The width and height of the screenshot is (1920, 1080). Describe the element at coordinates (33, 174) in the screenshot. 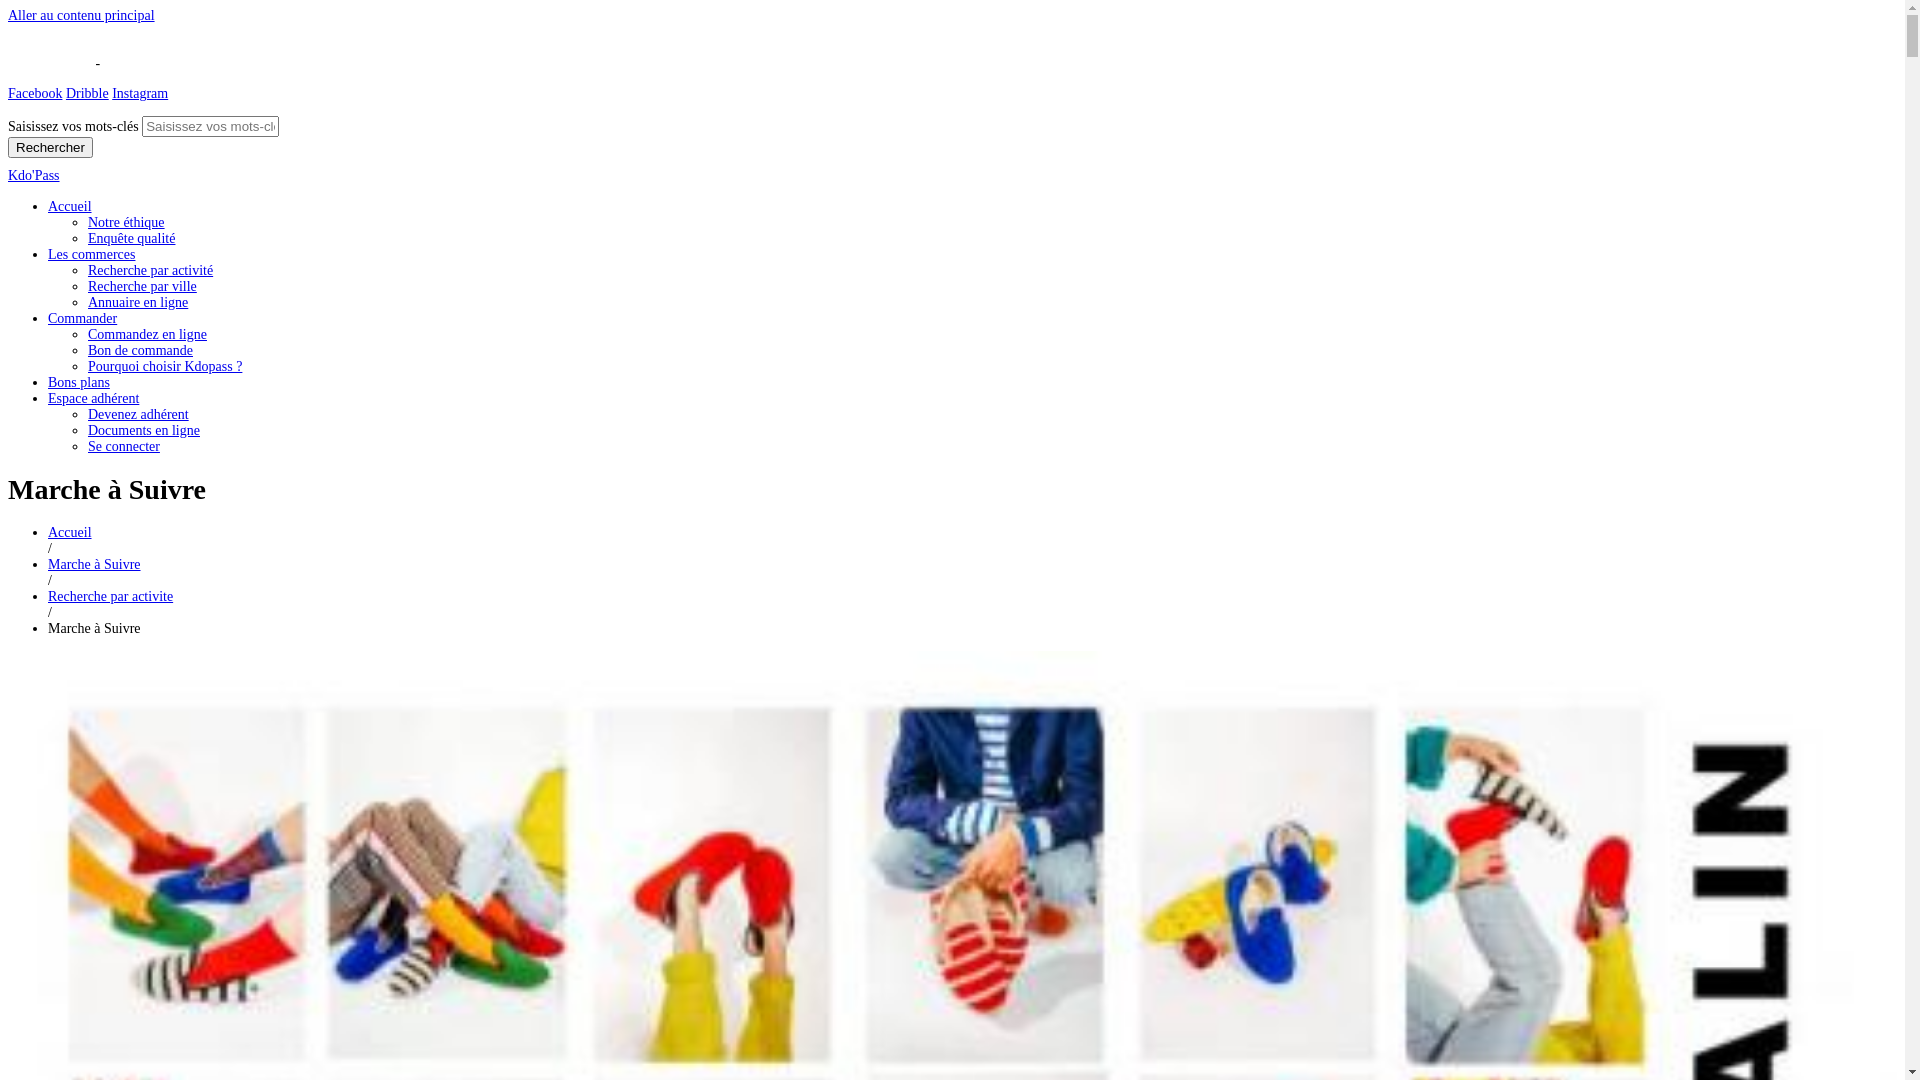

I see `'Kdo'Pass'` at that location.